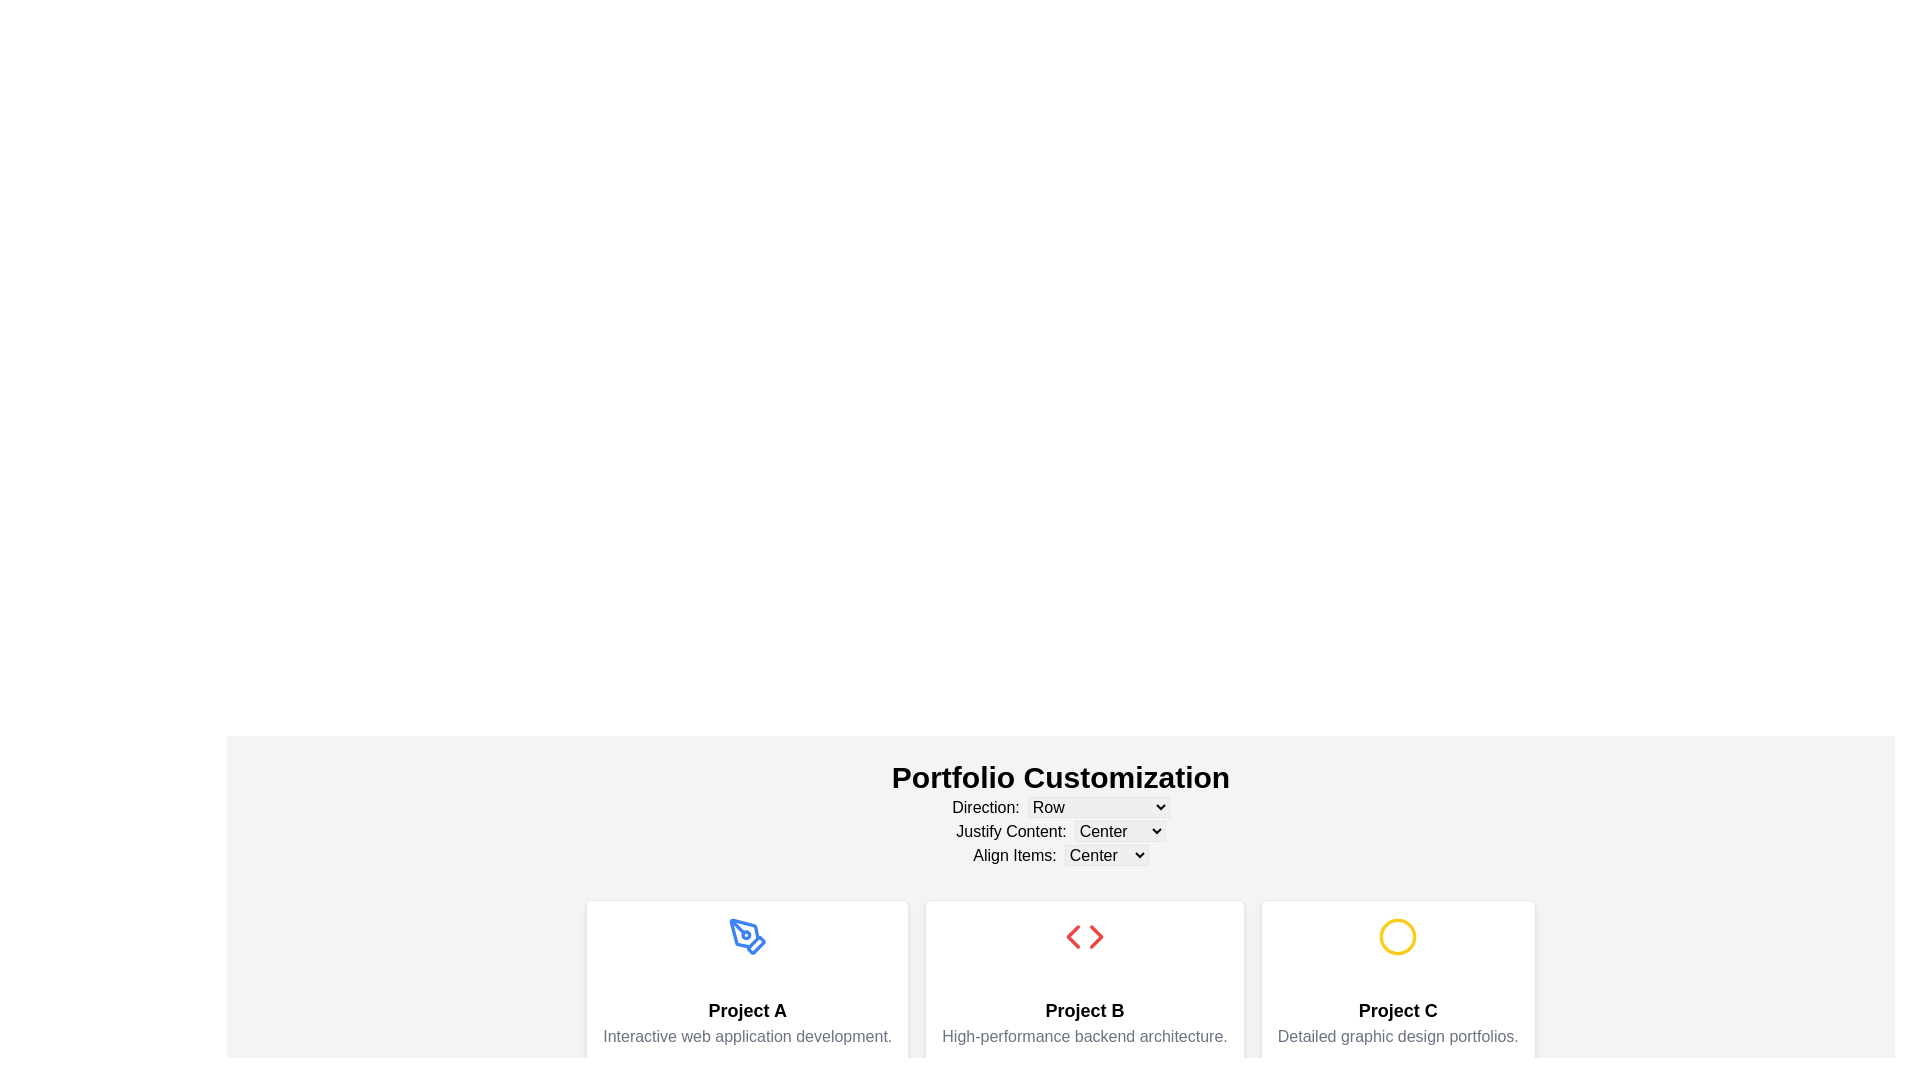 The height and width of the screenshot is (1080, 1920). Describe the element at coordinates (1014, 855) in the screenshot. I see `the text label that reads 'Align Items:', which is styled in a sans-serif font and located under the 'Portfolio Customization' section, aligned with other dropdown labels` at that location.